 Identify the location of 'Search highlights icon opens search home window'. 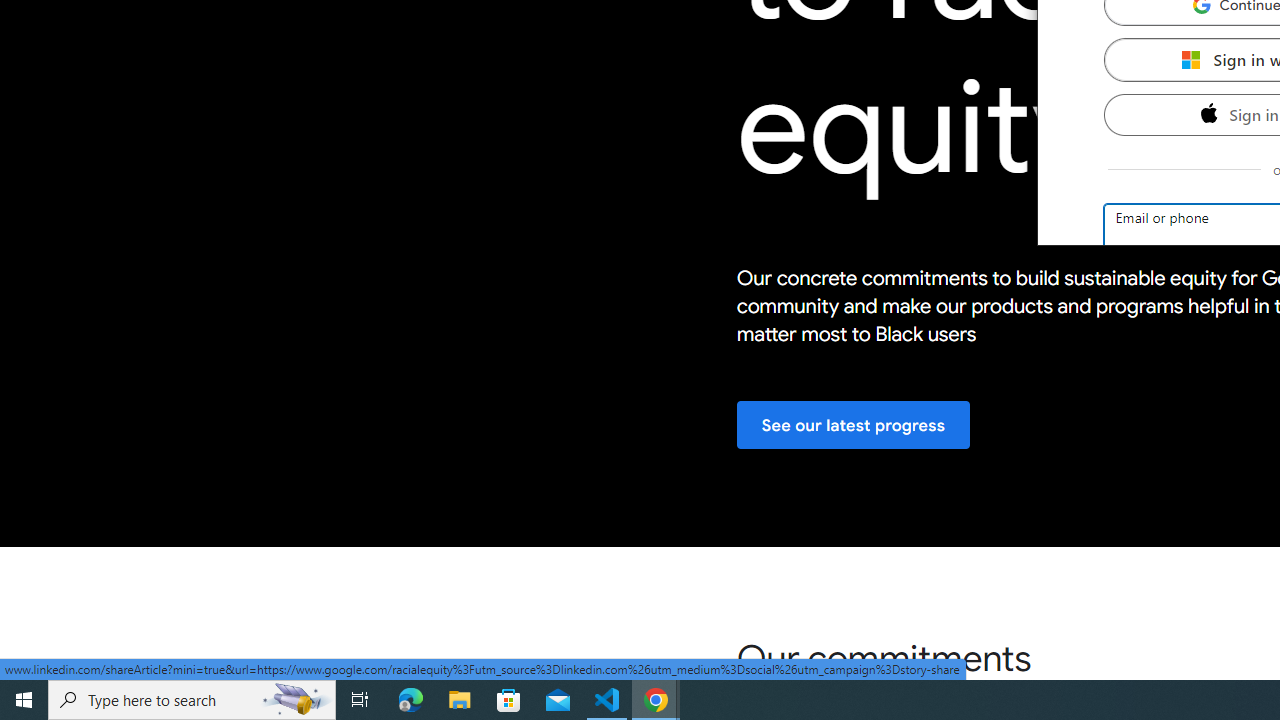
(294, 698).